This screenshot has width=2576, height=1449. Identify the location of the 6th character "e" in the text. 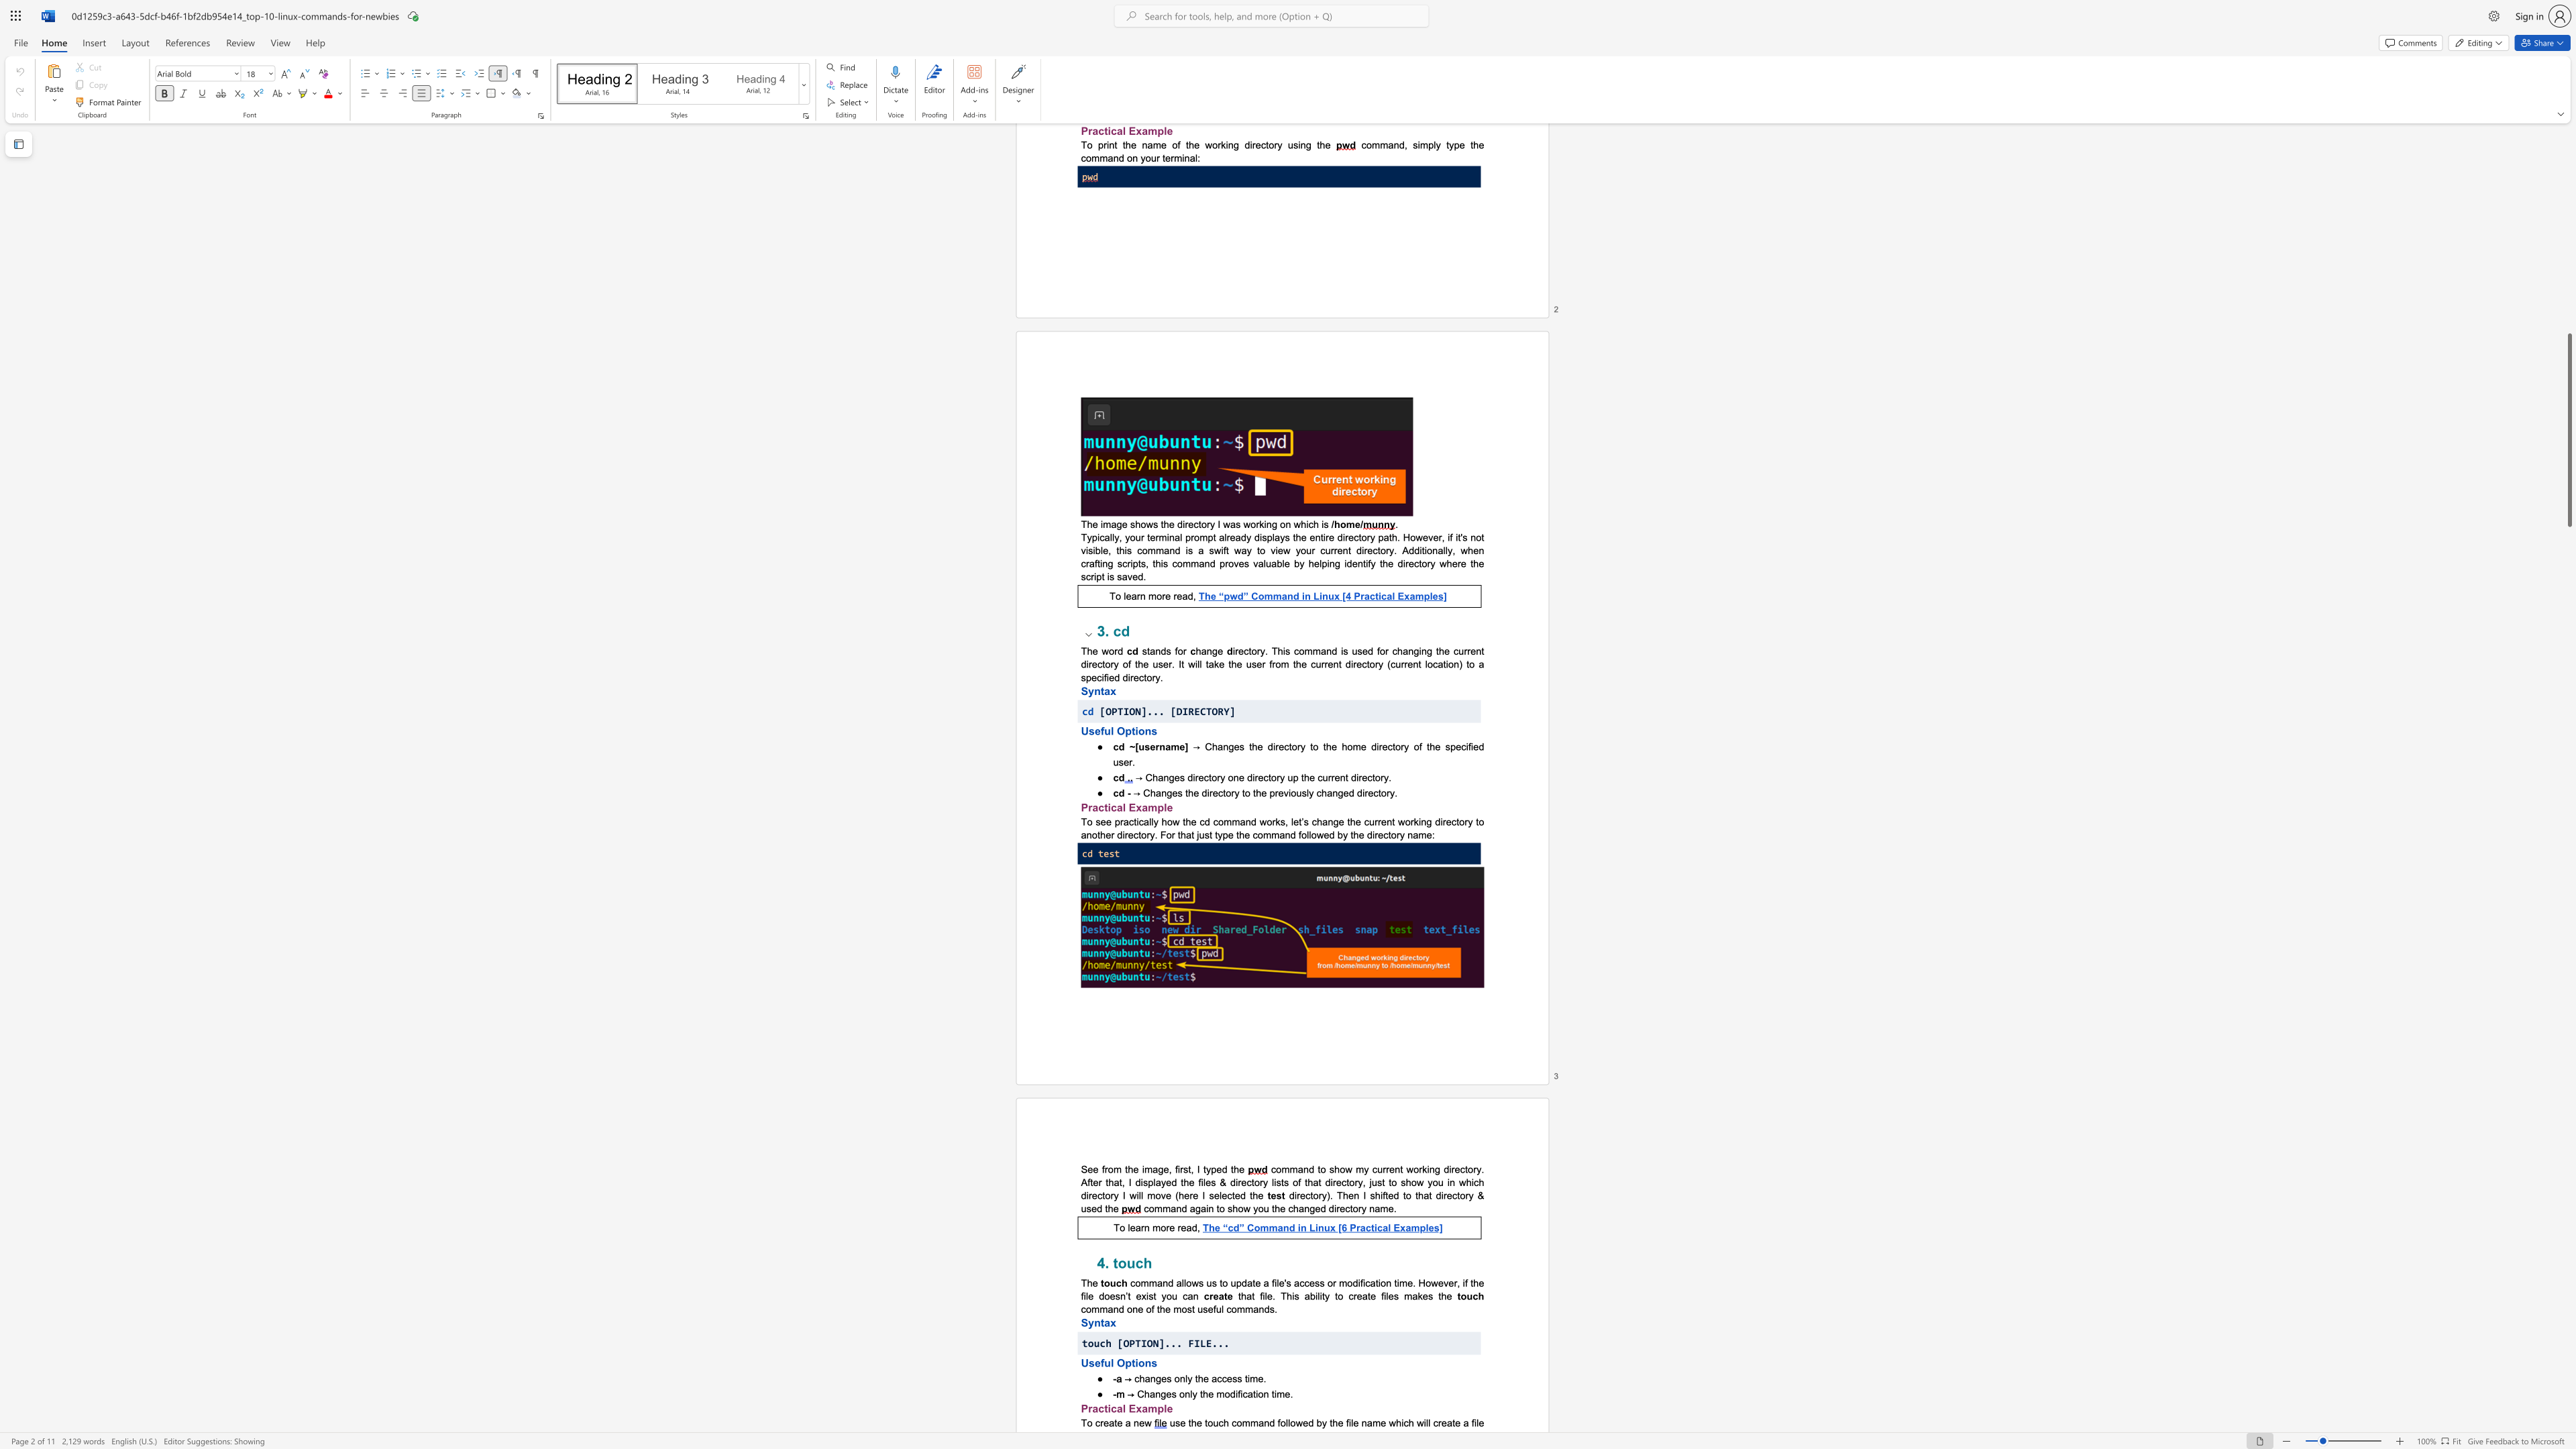
(1208, 1181).